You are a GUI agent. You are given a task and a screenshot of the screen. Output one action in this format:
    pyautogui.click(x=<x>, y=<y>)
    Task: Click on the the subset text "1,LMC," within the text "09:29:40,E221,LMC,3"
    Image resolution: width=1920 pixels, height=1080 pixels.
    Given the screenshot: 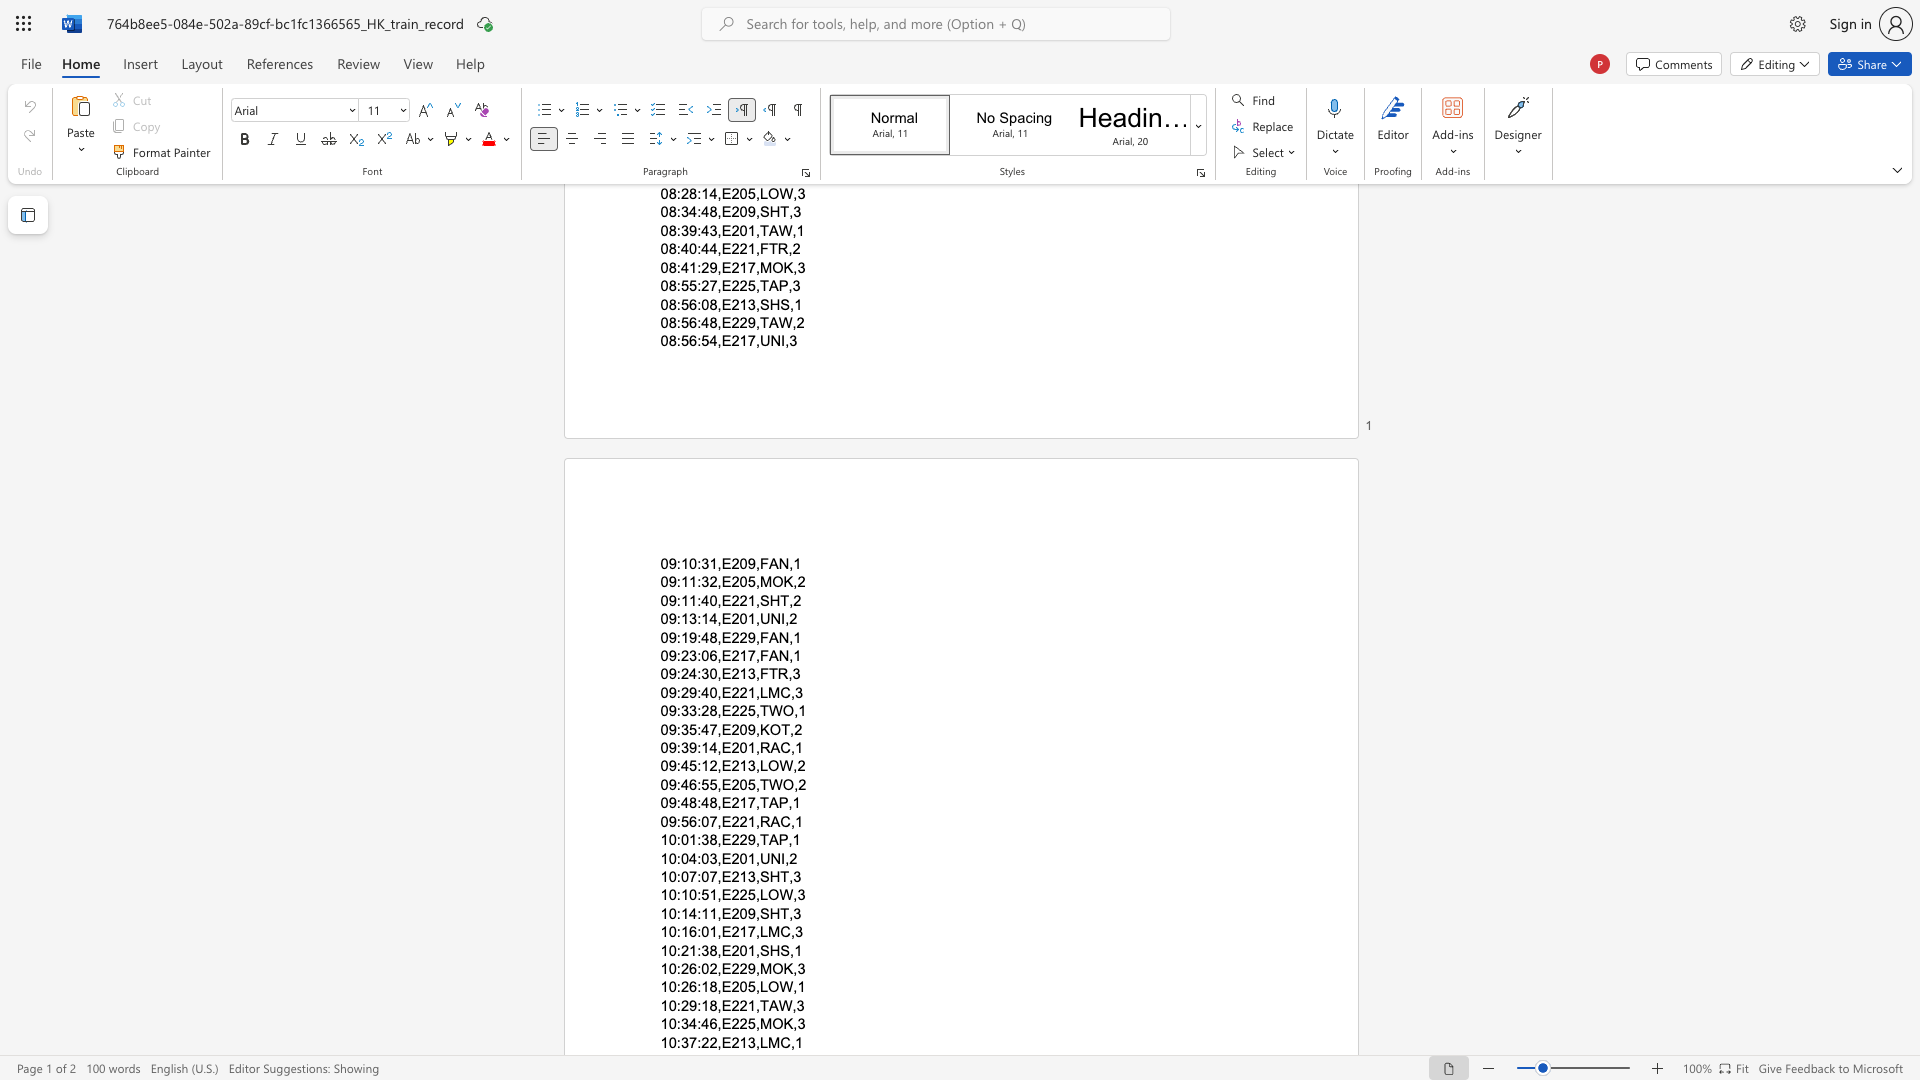 What is the action you would take?
    pyautogui.click(x=746, y=691)
    